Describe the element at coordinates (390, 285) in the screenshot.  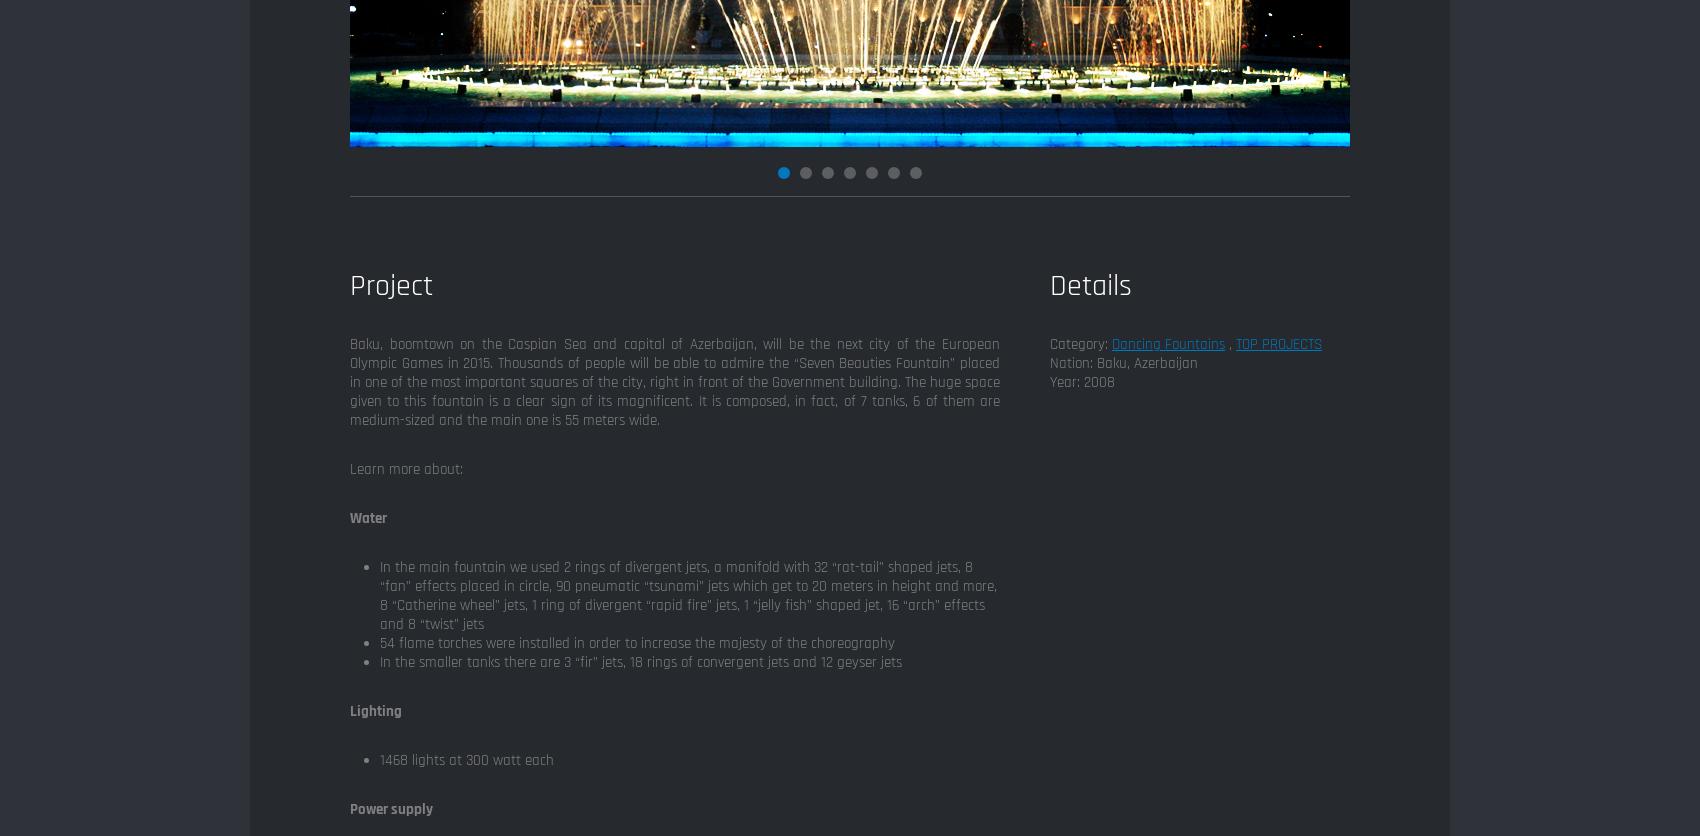
I see `'Project'` at that location.